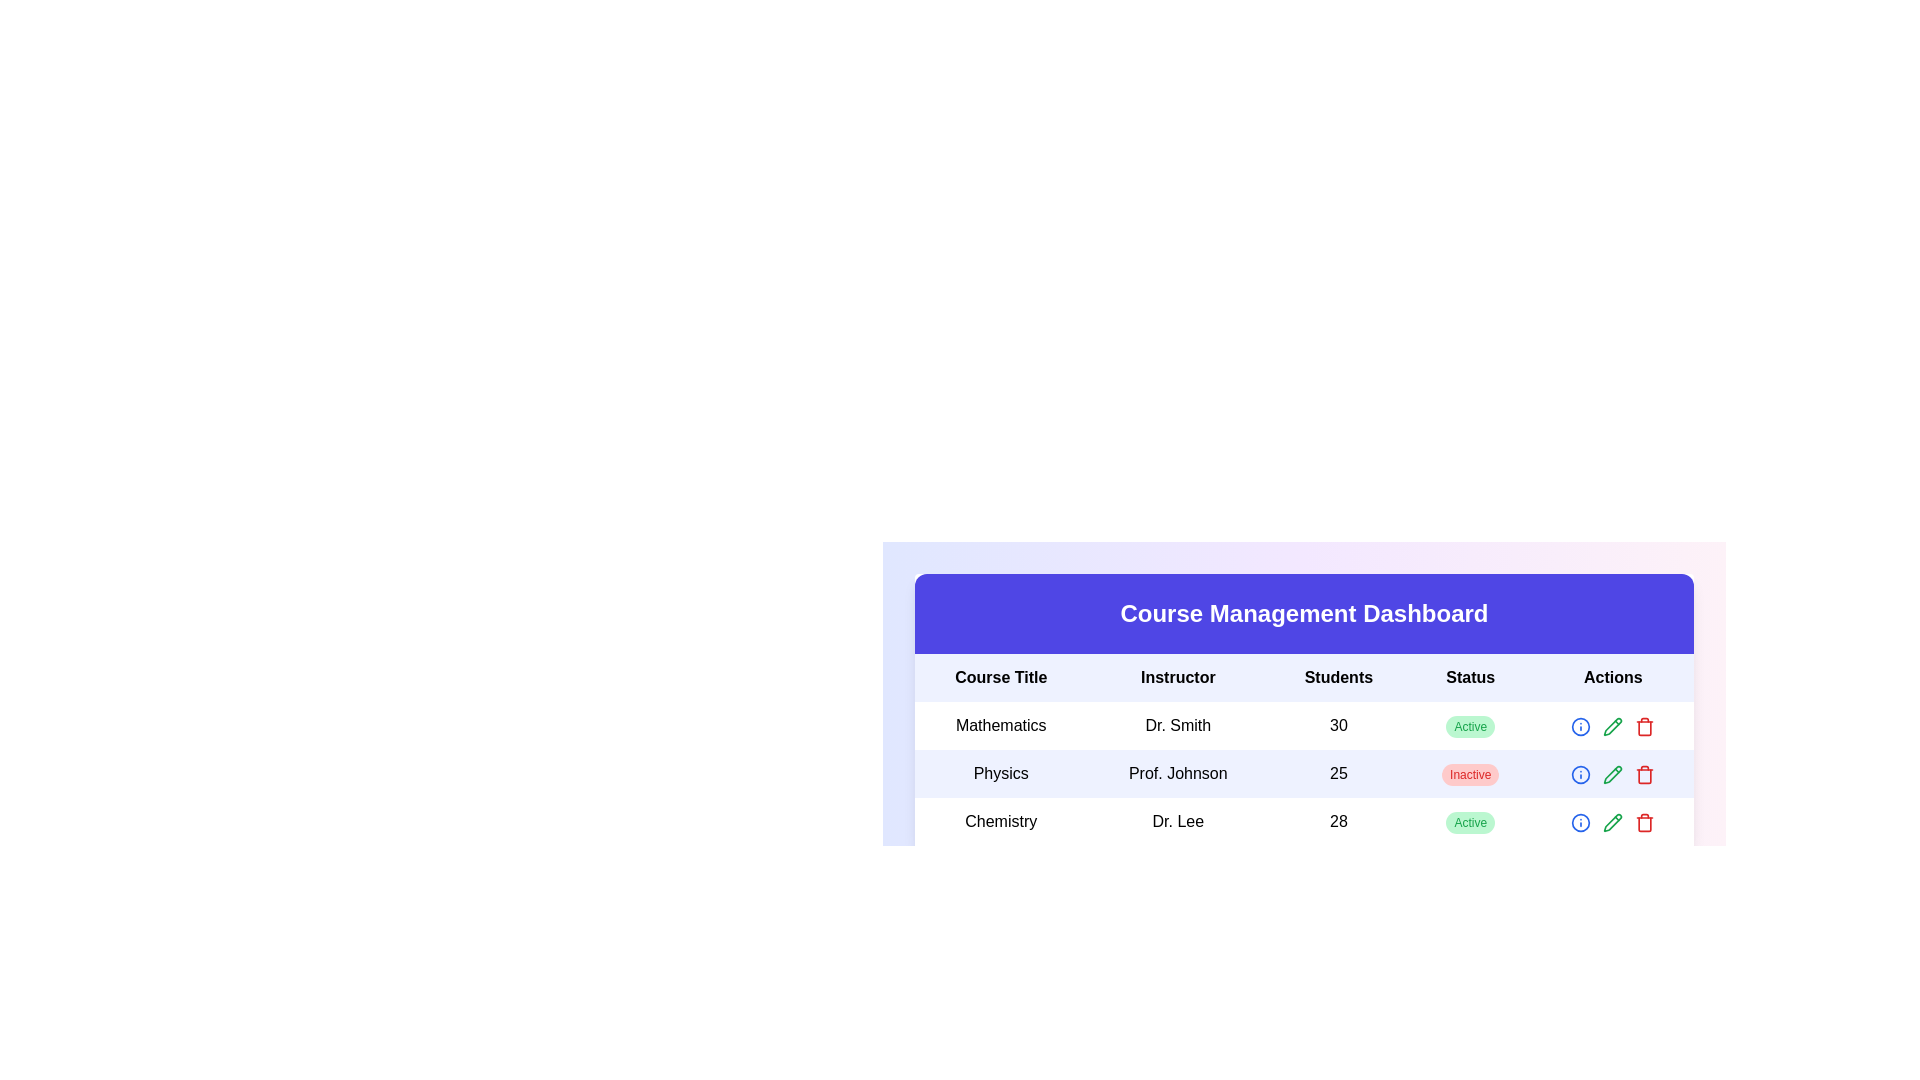 This screenshot has height=1080, width=1920. I want to click on the Icon button located in the 'Actions' column of the second row for the 'Physics' course, which allows users to edit the row's information, so click(1613, 773).